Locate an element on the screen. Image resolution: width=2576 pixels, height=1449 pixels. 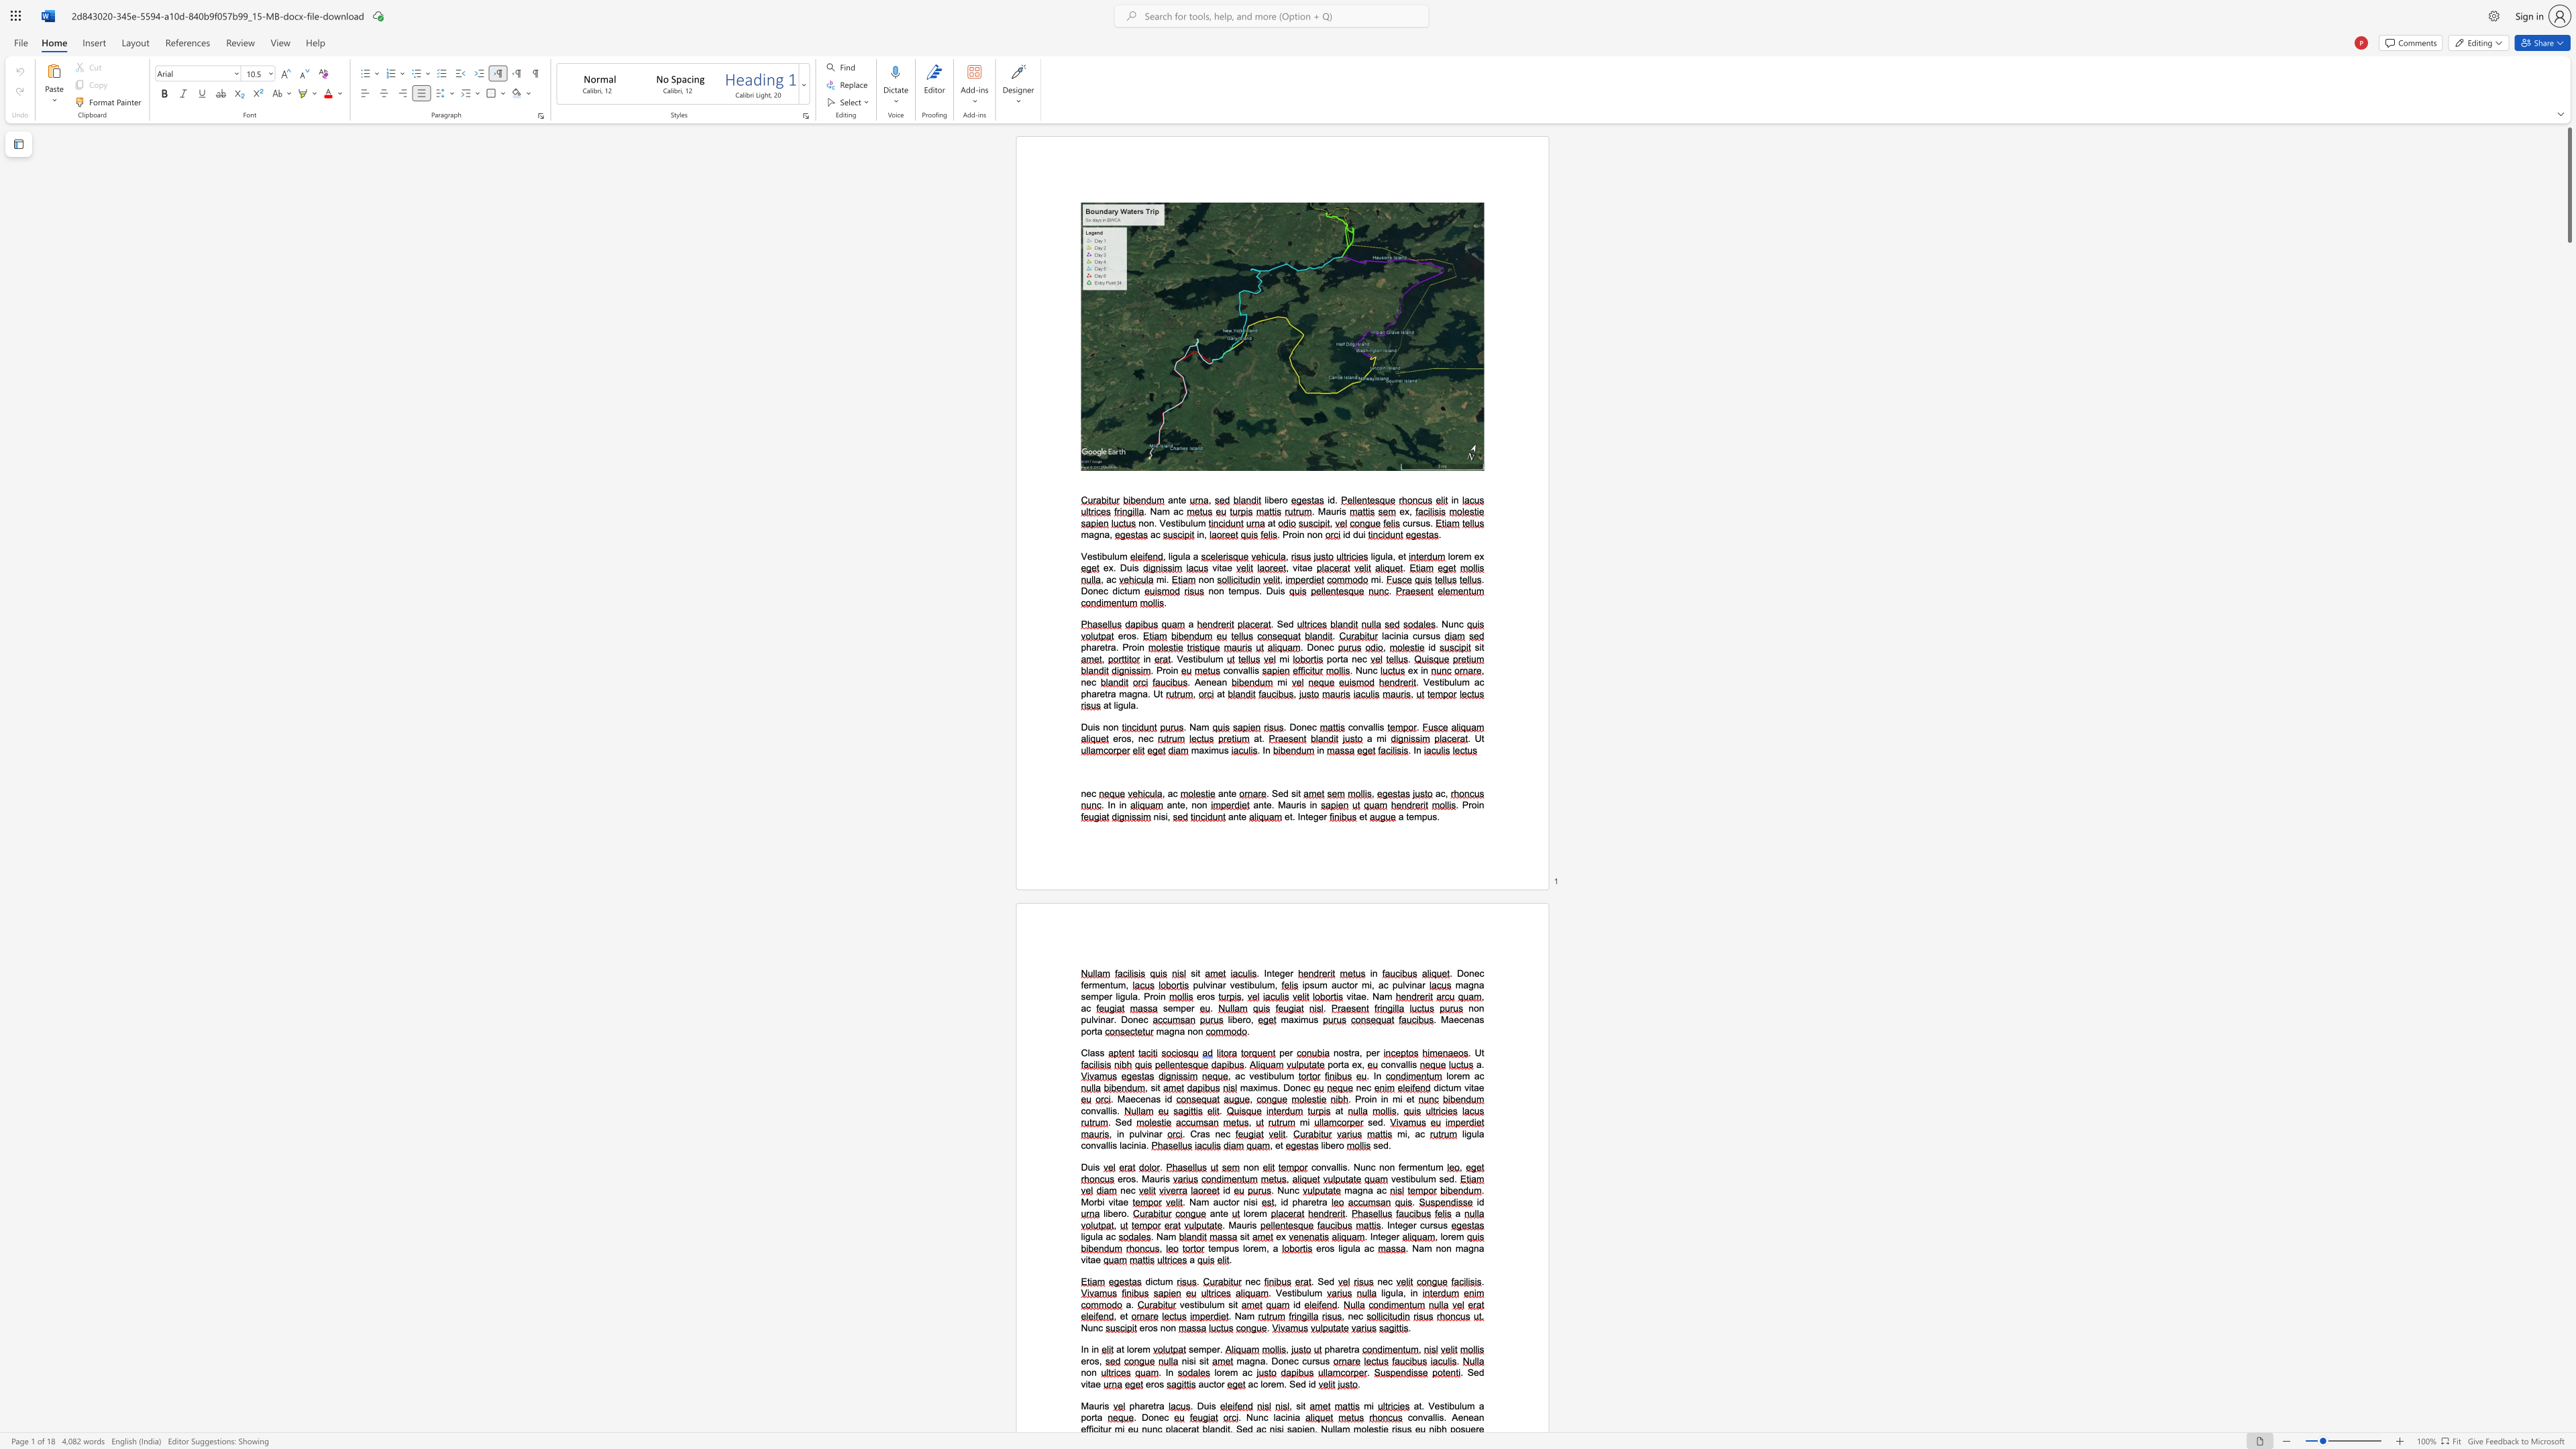
the 1th character "a" in the text is located at coordinates (1100, 1235).